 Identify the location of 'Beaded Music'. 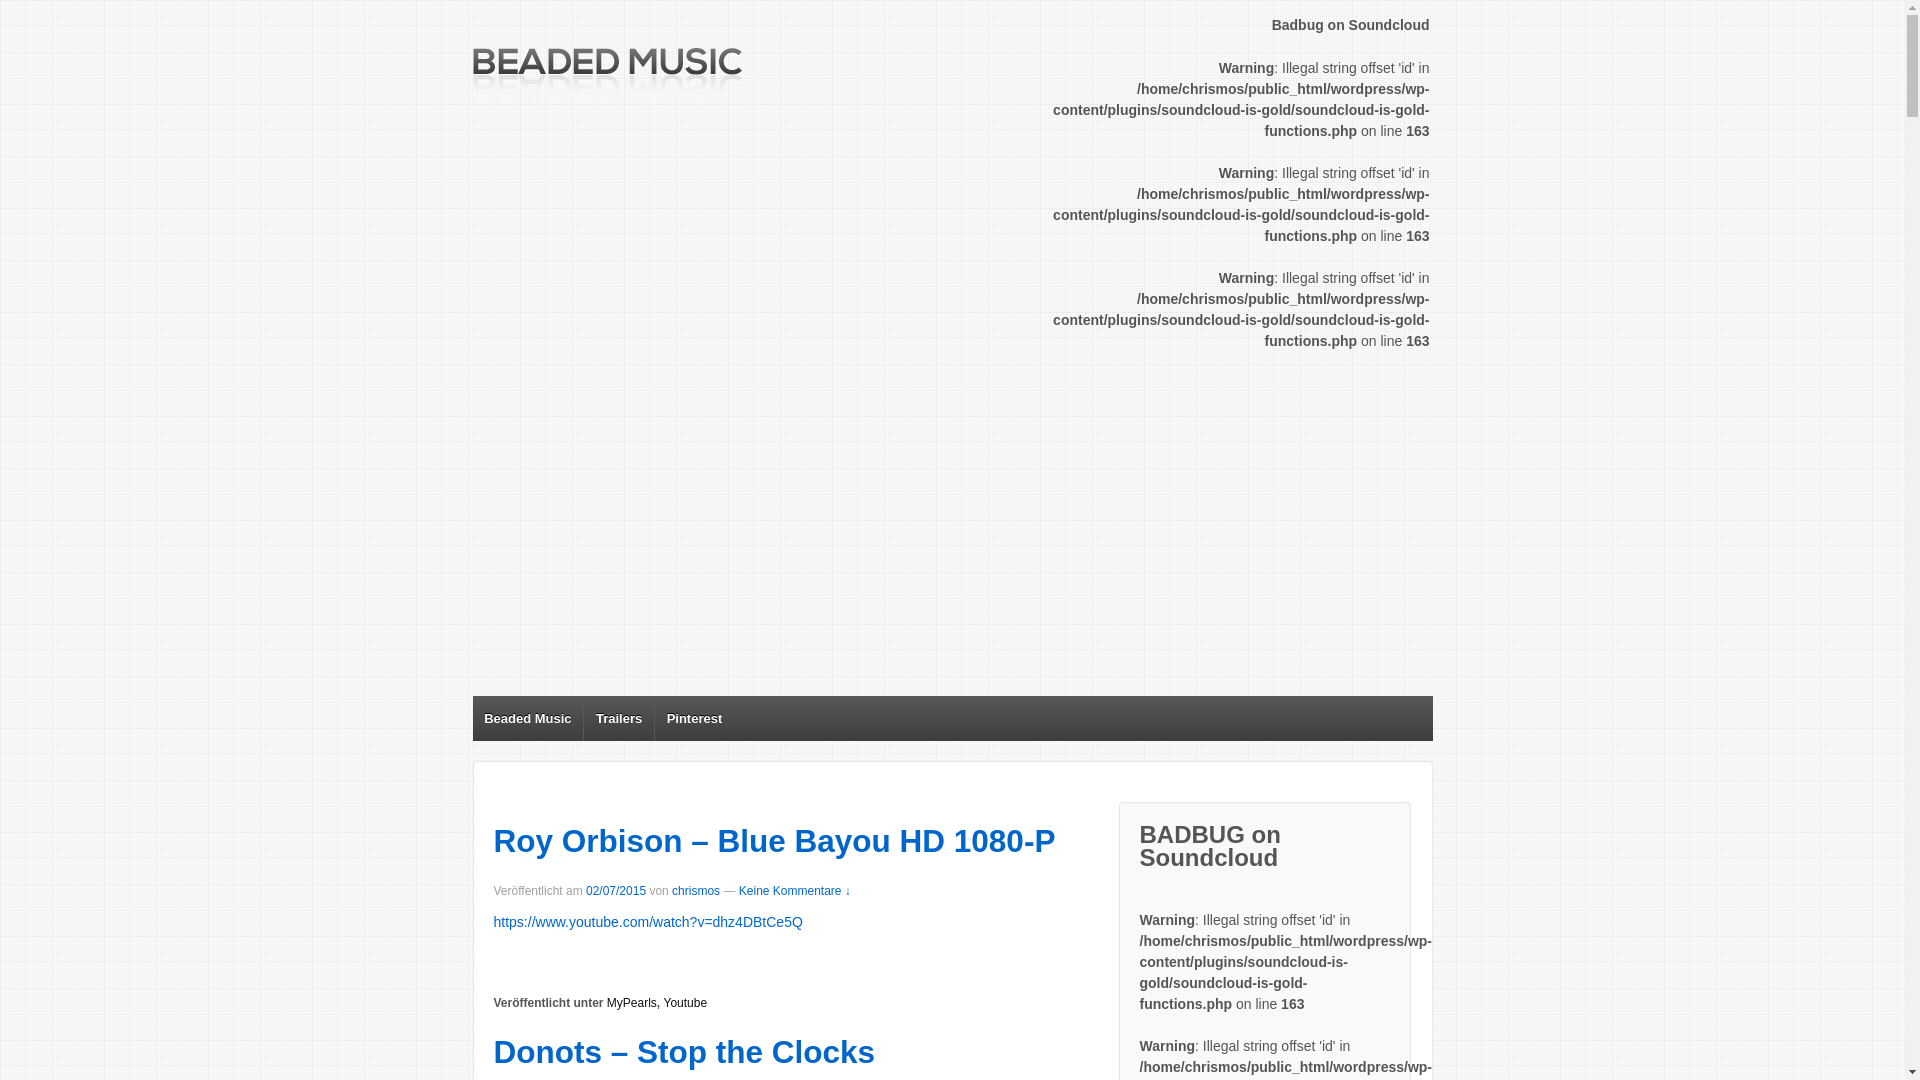
(527, 717).